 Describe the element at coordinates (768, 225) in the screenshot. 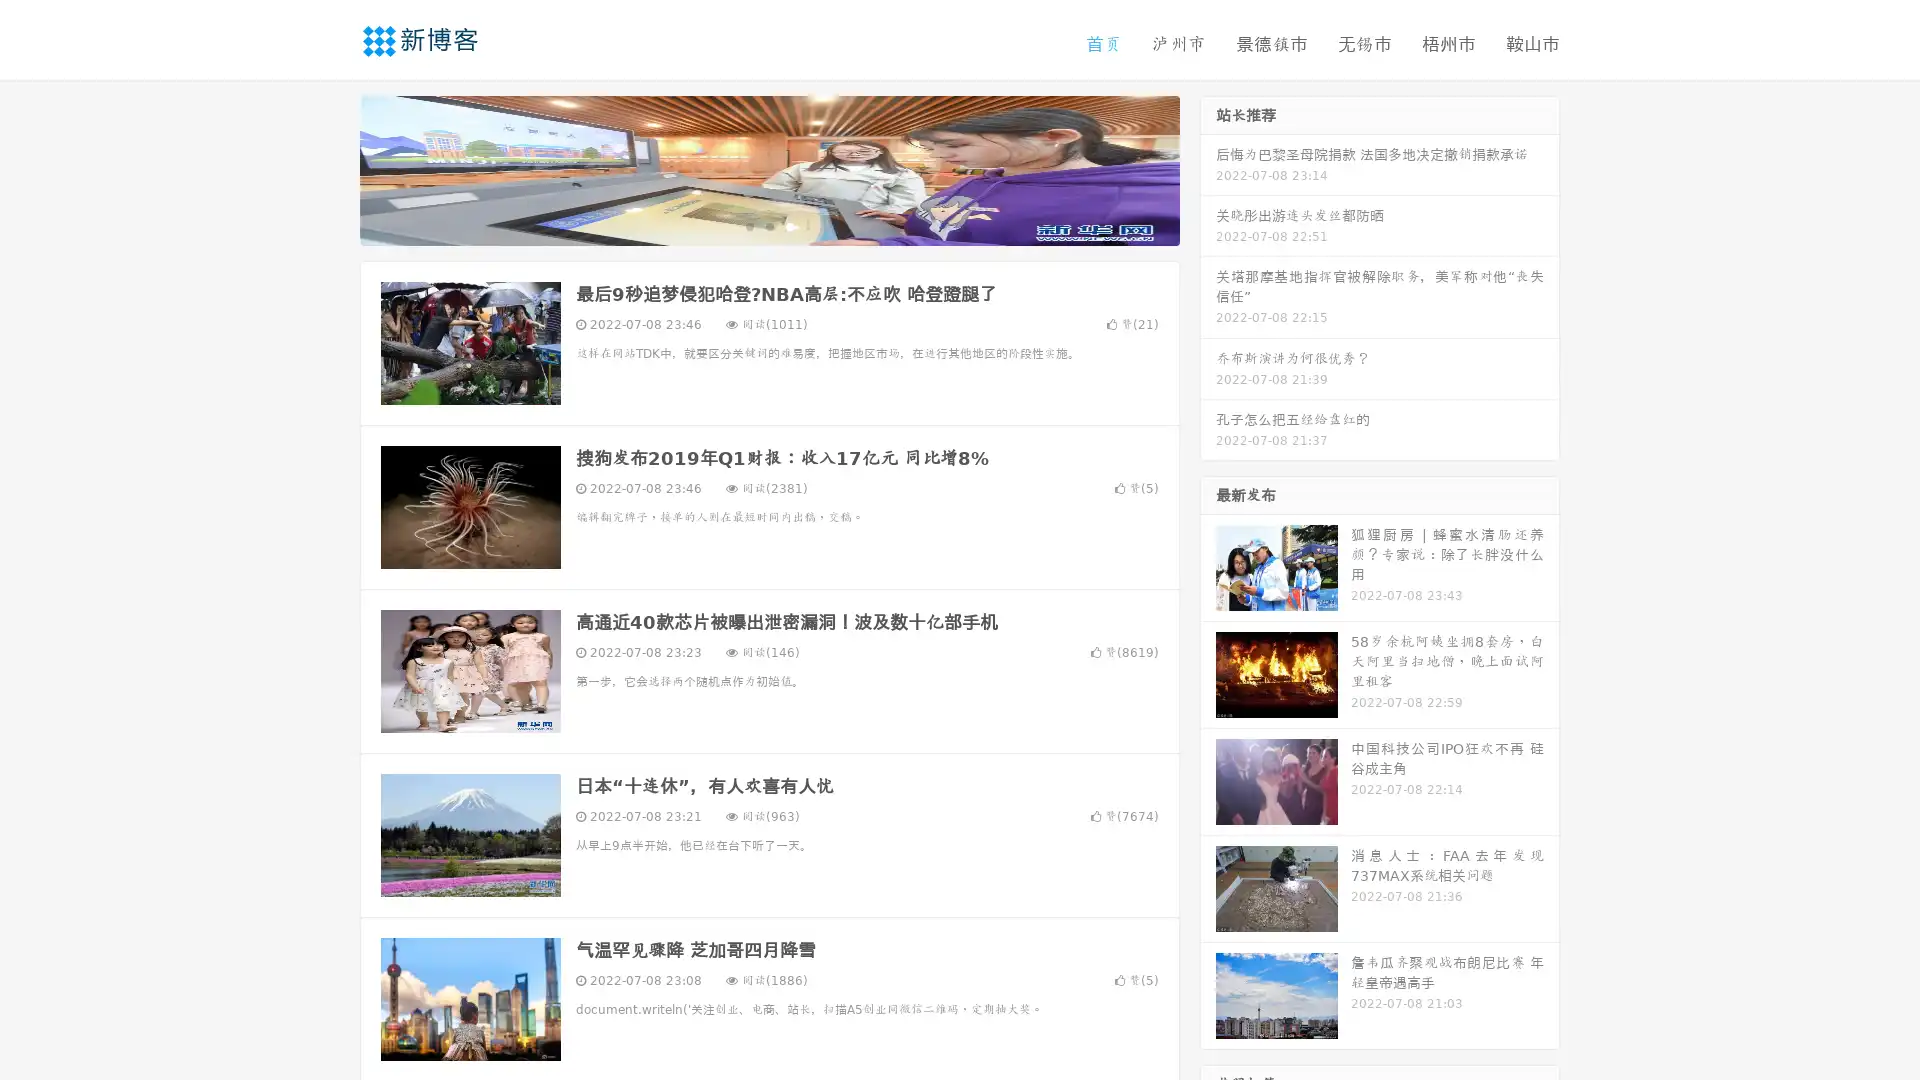

I see `Go to slide 2` at that location.